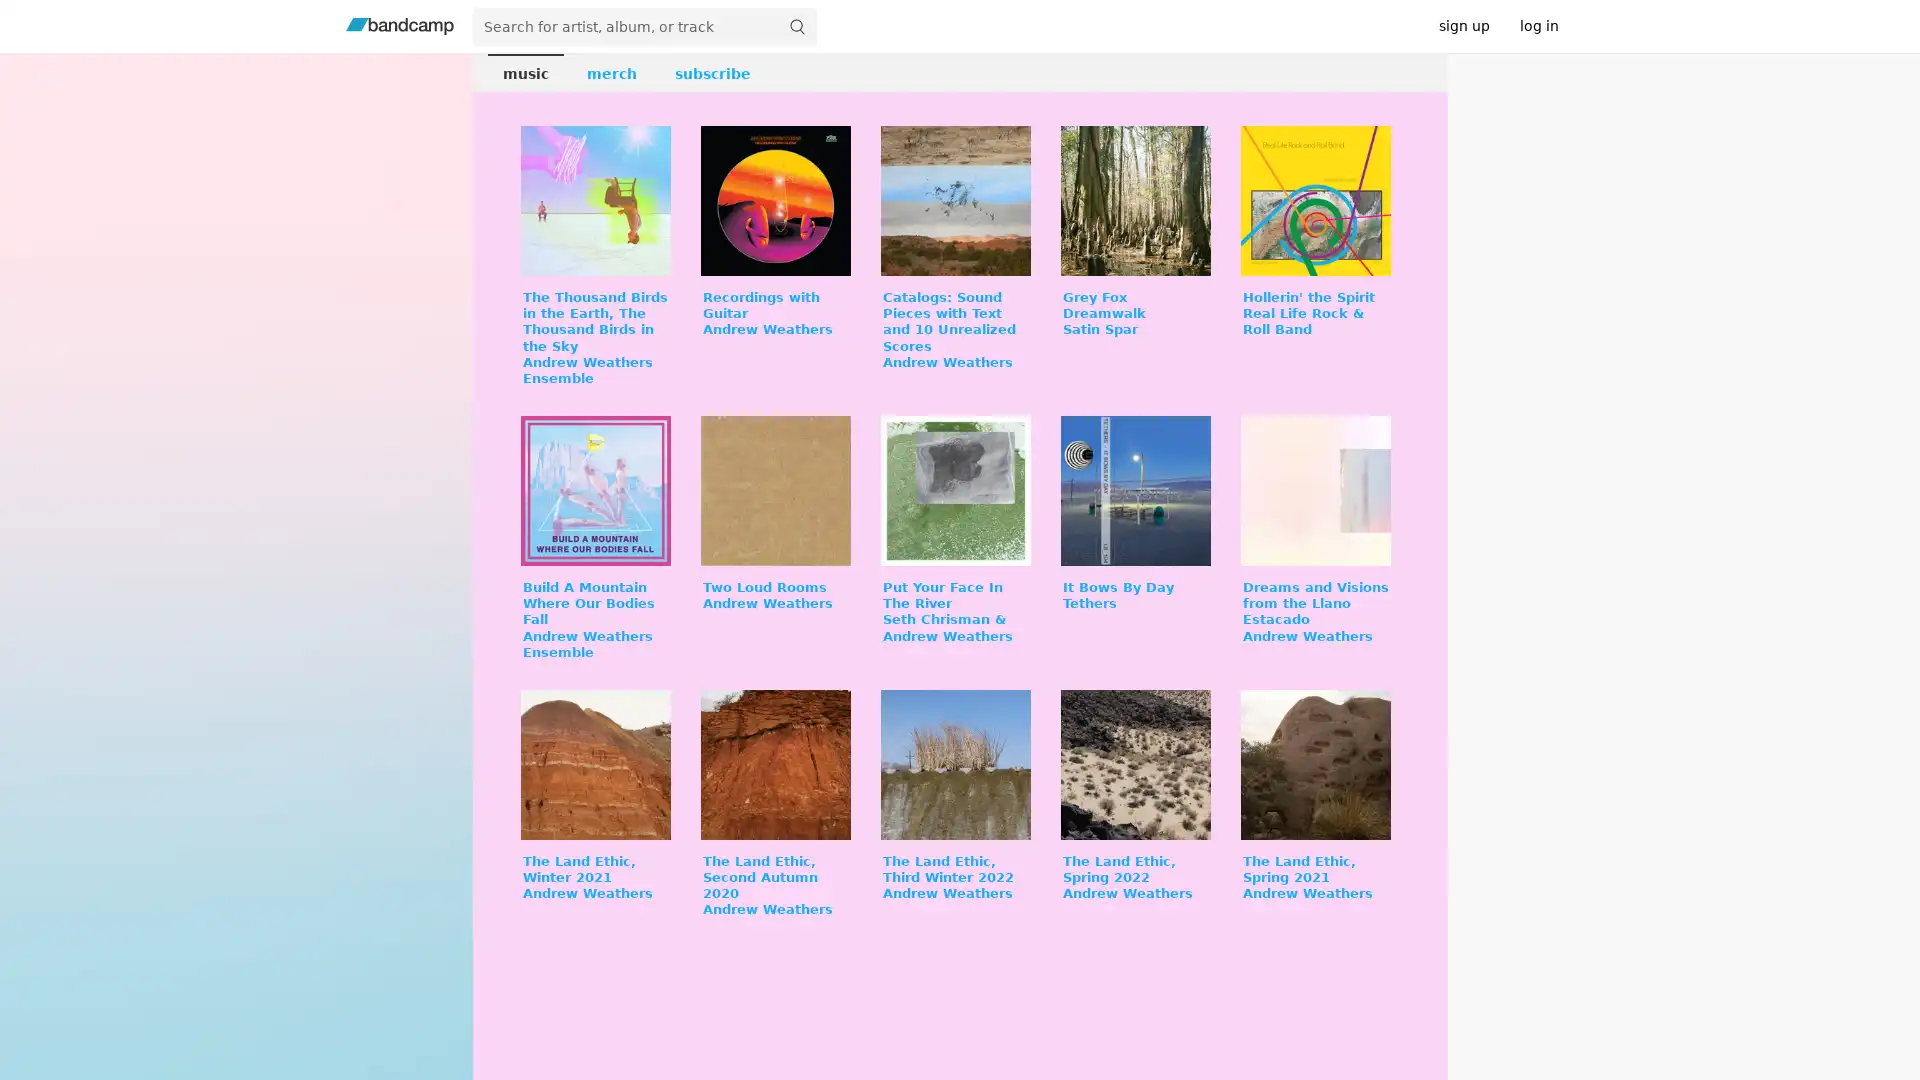 The image size is (1920, 1080). What do you see at coordinates (795, 26) in the screenshot?
I see `submit for full search page` at bounding box center [795, 26].